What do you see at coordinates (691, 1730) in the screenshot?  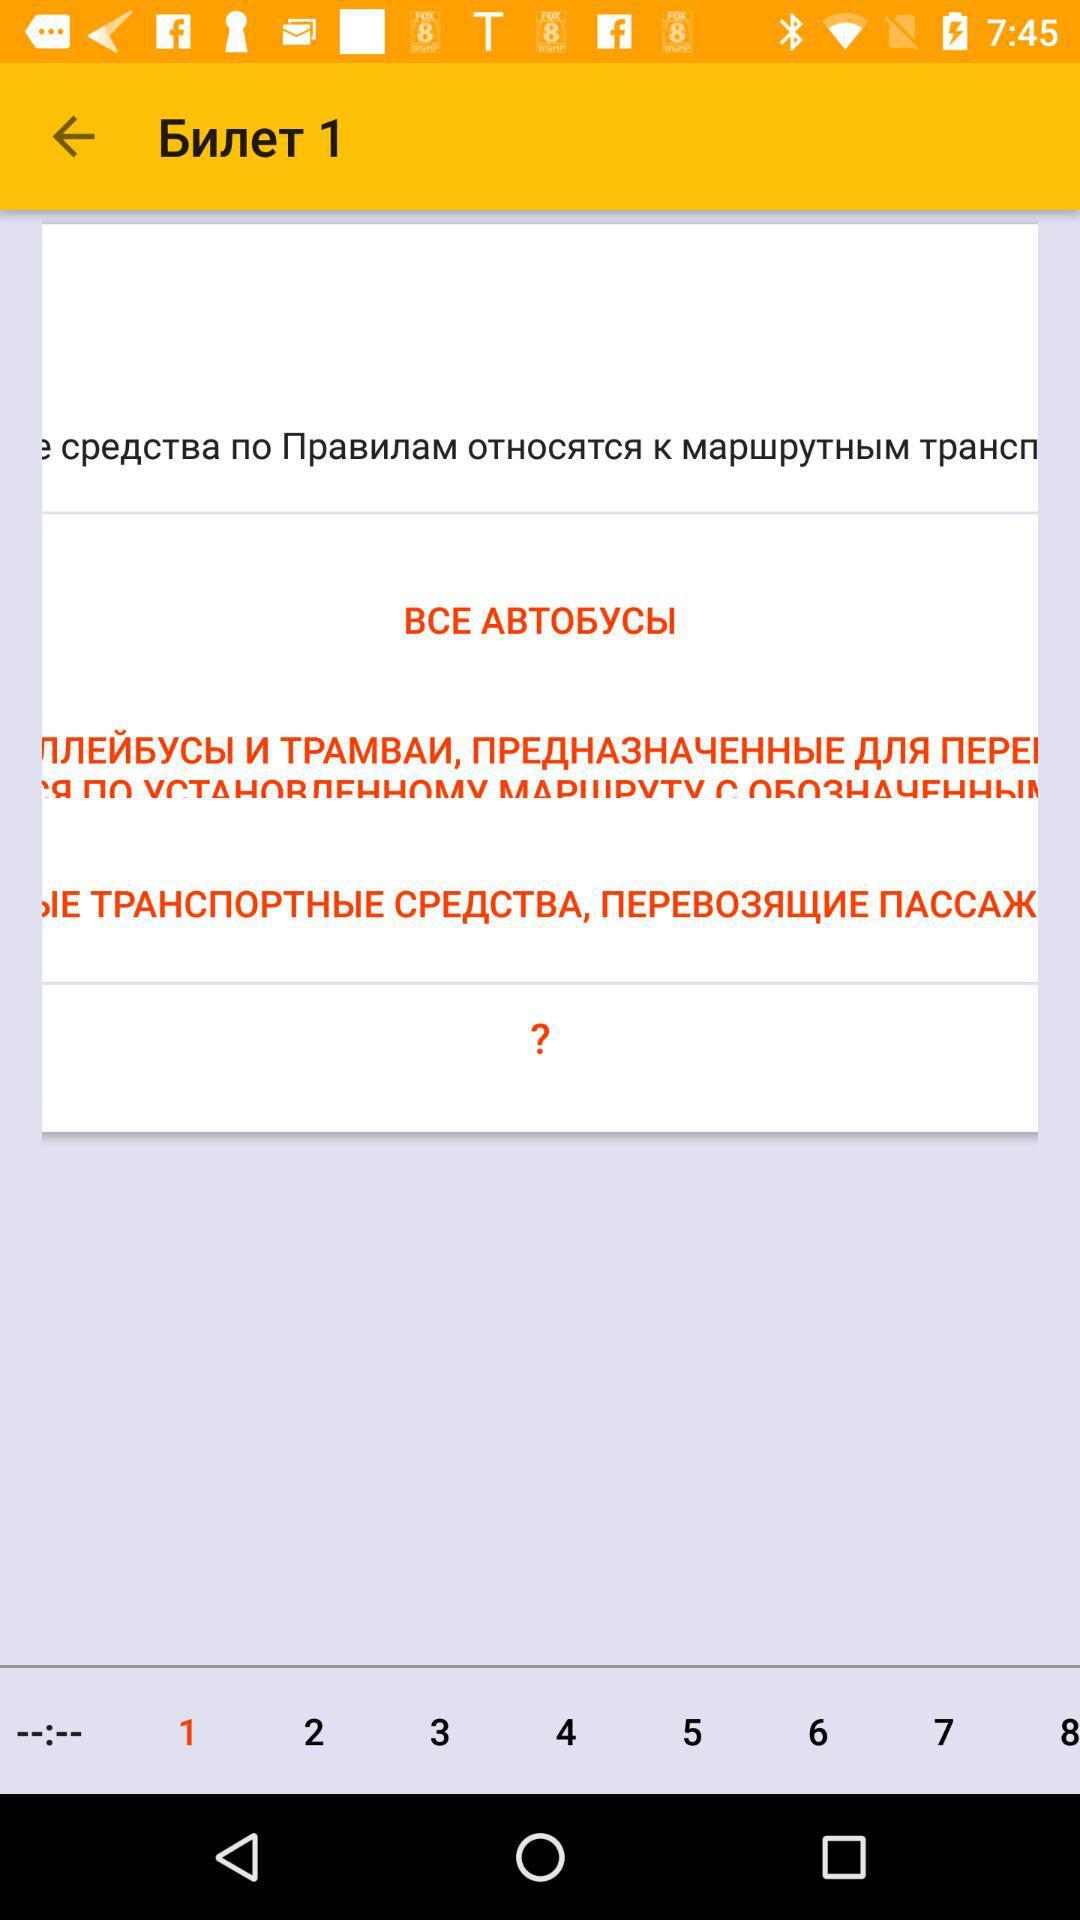 I see `the item next to 4 item` at bounding box center [691, 1730].